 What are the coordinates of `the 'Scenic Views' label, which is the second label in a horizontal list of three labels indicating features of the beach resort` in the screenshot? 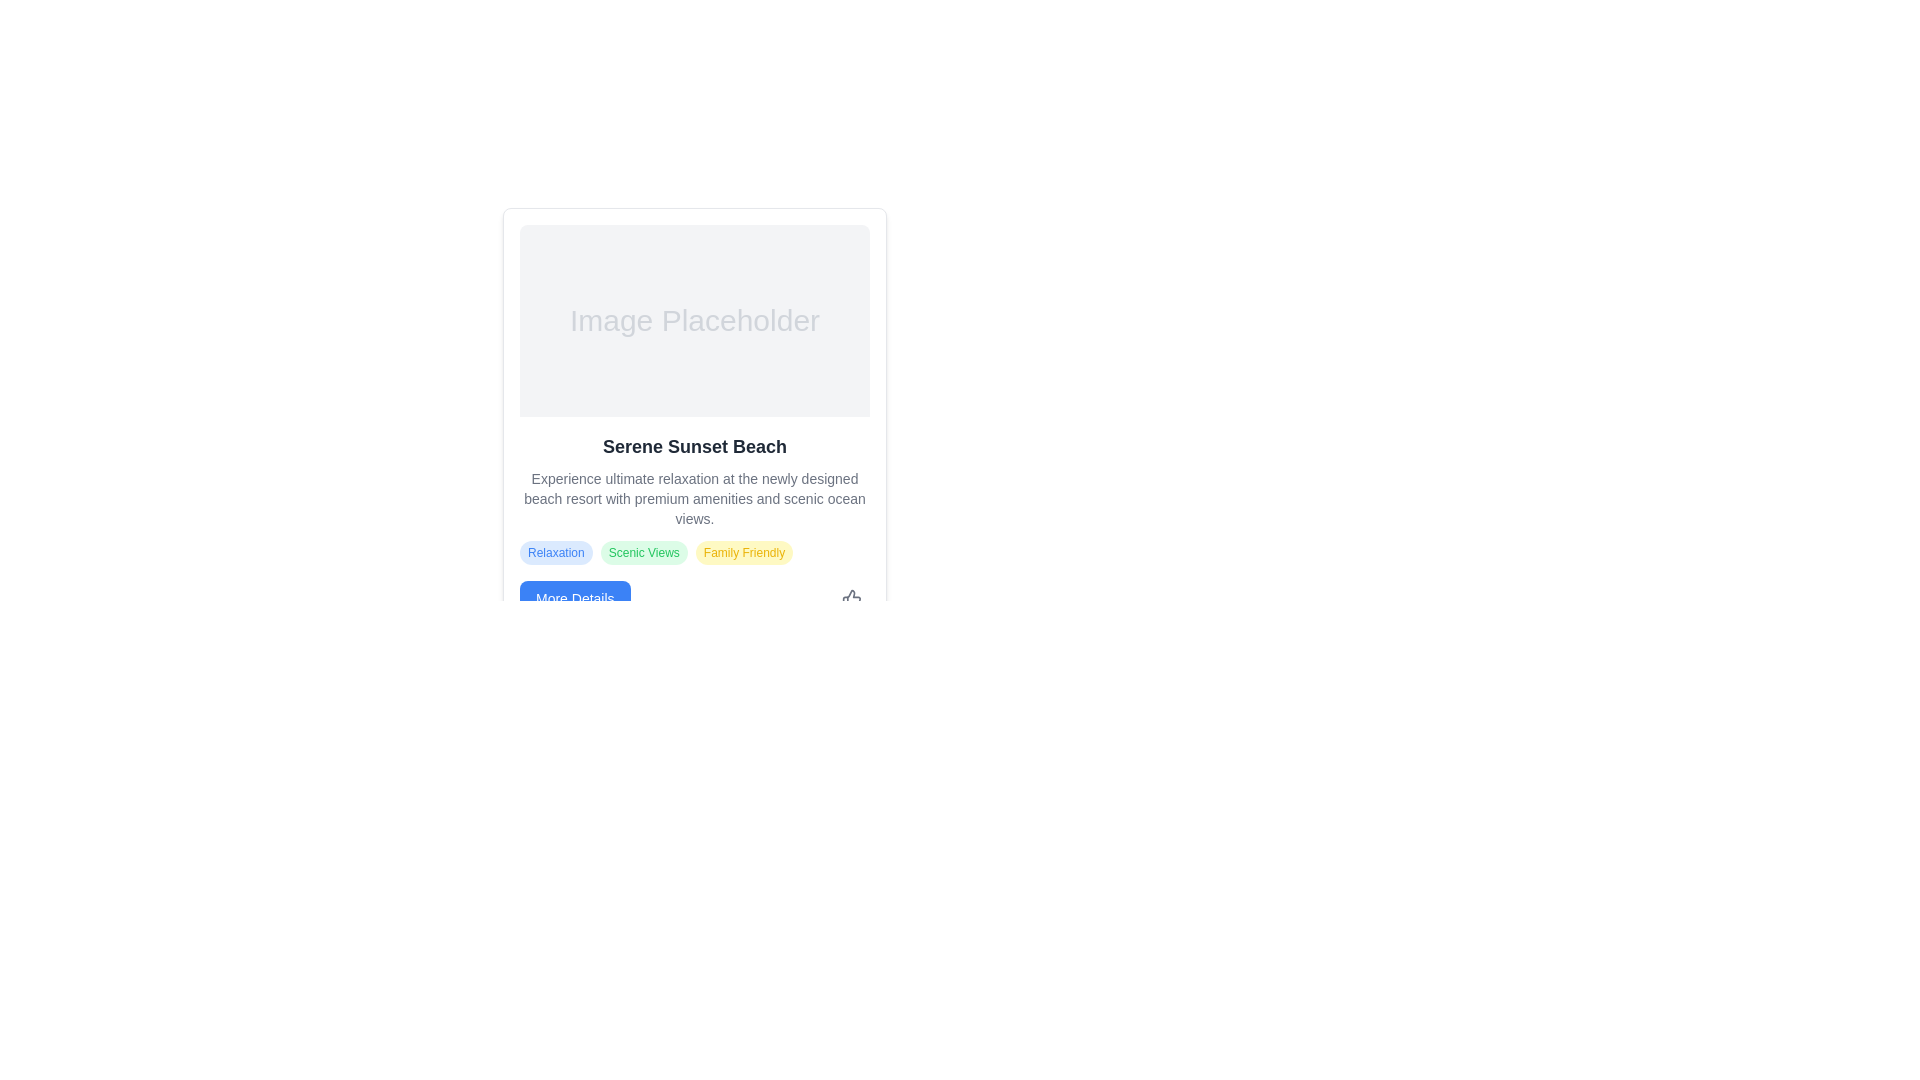 It's located at (644, 552).